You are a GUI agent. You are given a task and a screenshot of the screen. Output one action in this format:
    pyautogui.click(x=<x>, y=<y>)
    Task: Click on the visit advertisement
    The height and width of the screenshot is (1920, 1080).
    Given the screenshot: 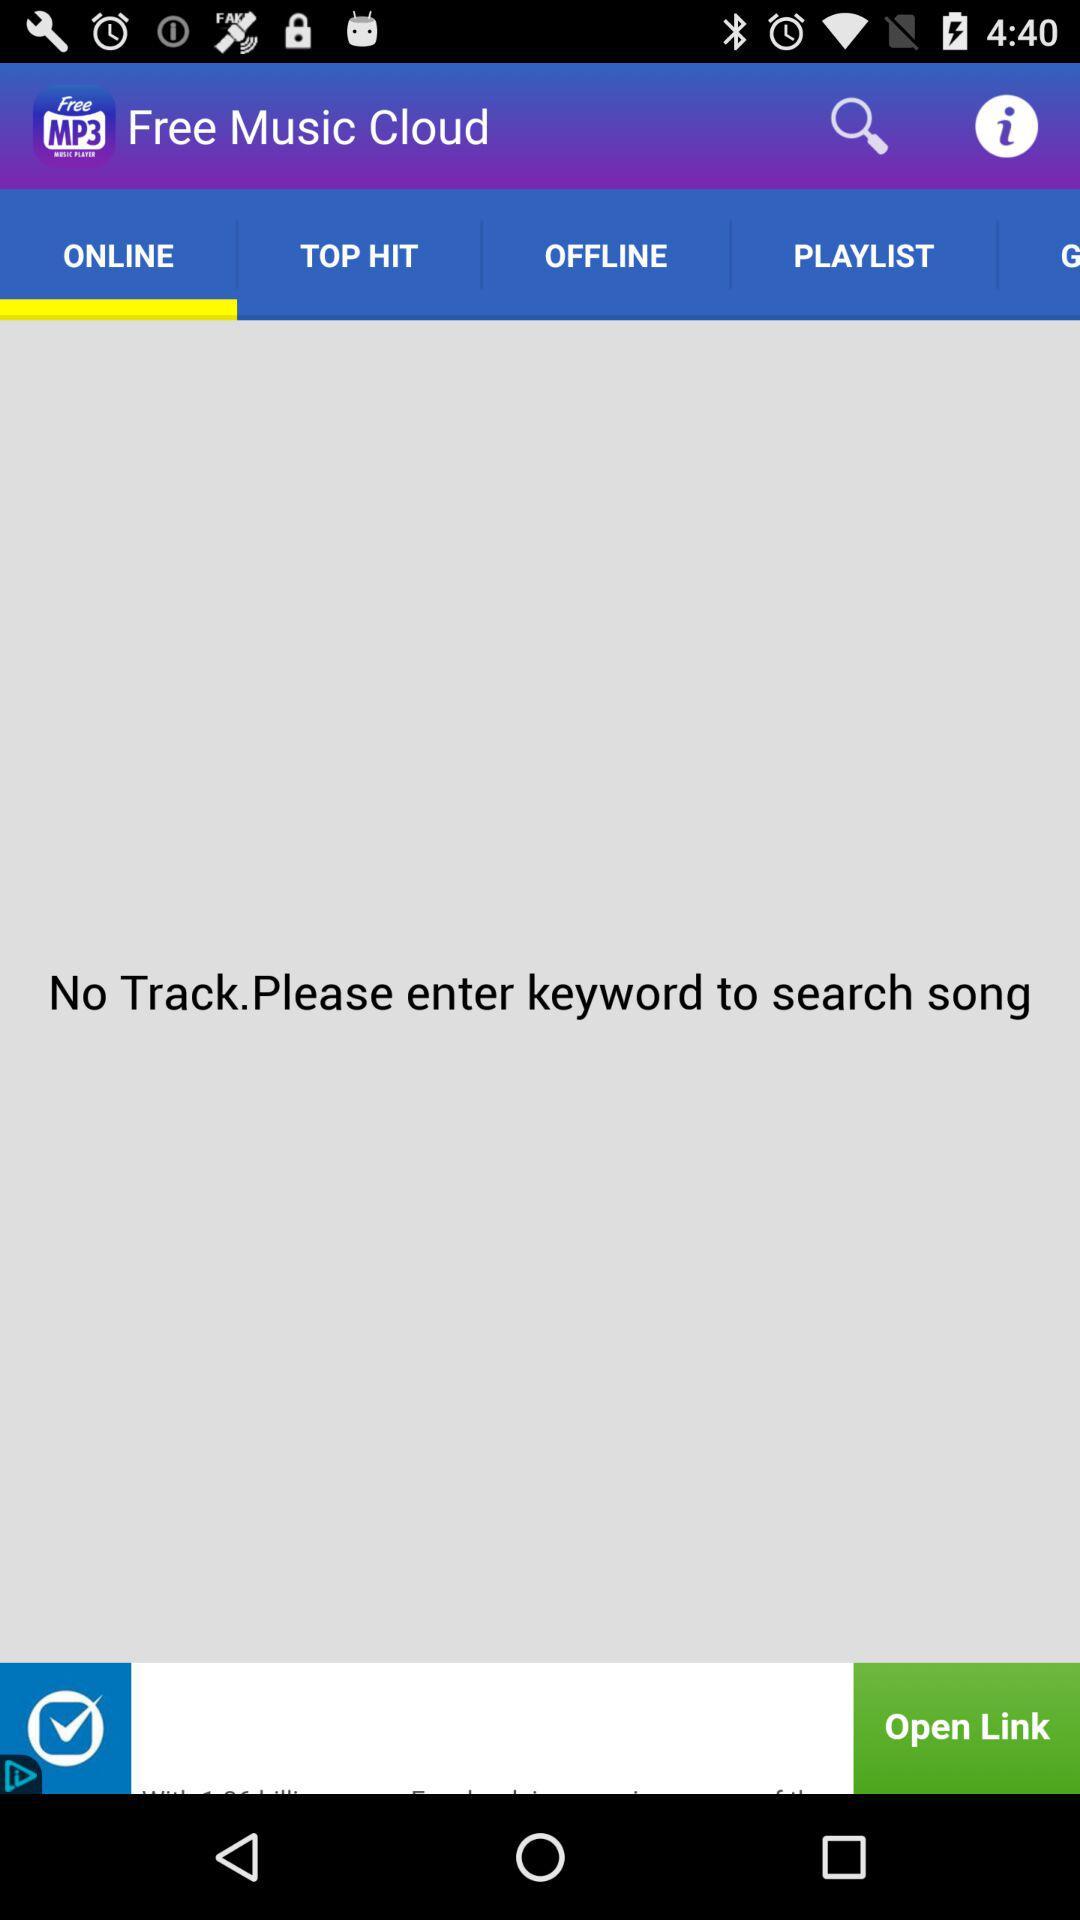 What is the action you would take?
    pyautogui.click(x=540, y=1727)
    